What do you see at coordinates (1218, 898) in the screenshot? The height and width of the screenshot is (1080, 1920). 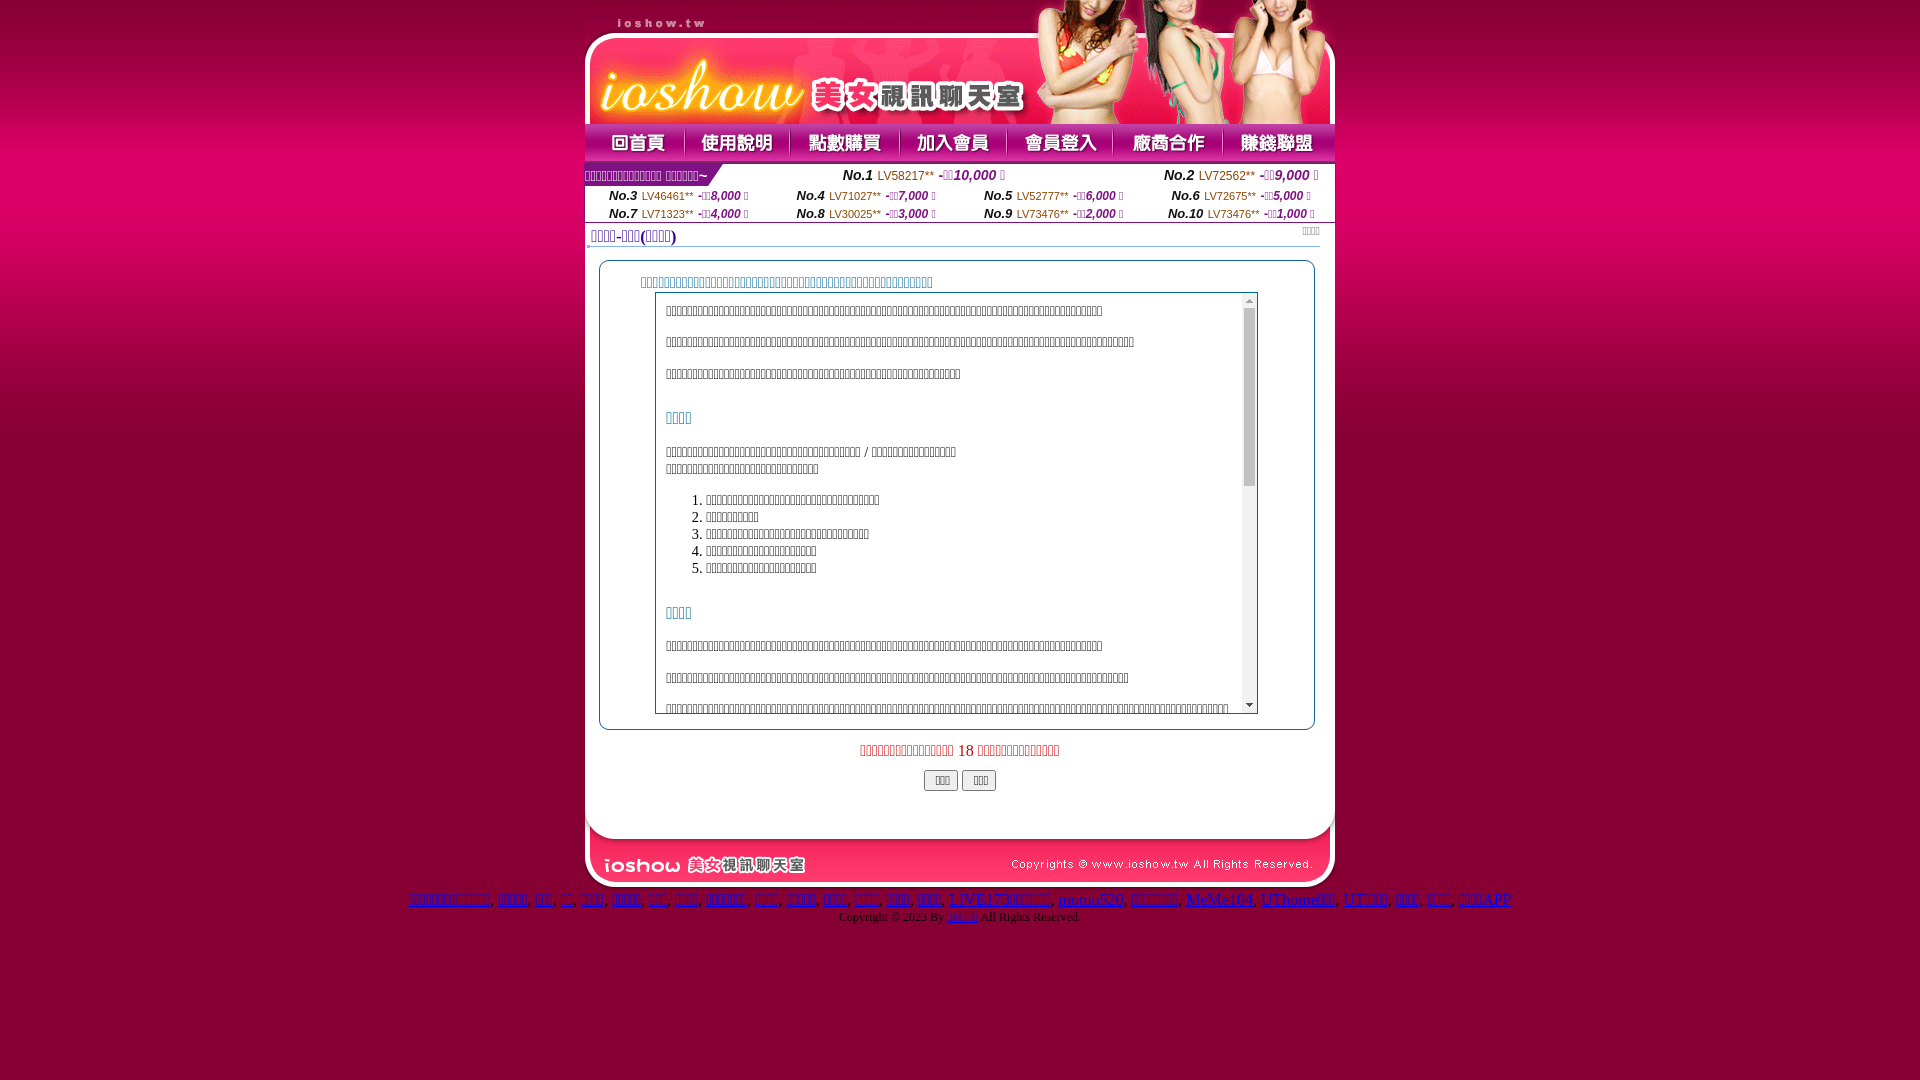 I see `'MeMe104'` at bounding box center [1218, 898].